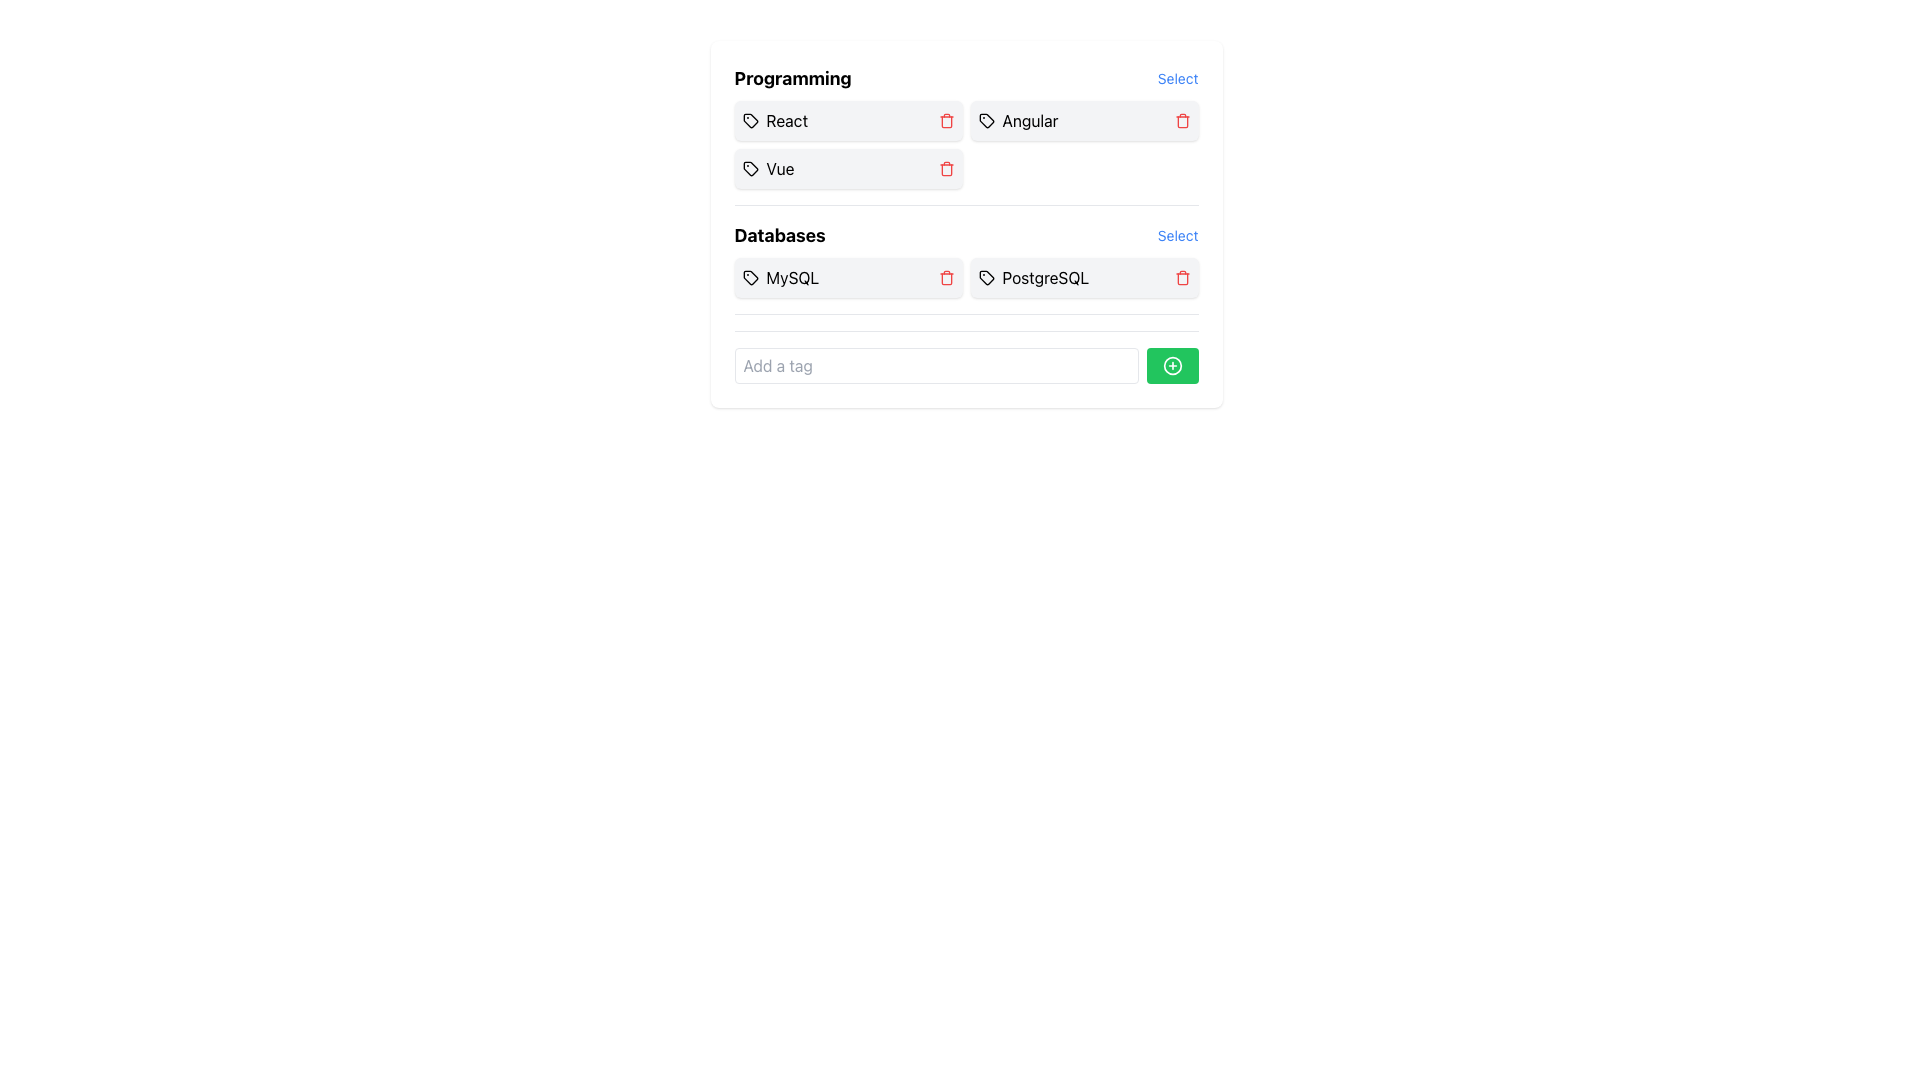 The width and height of the screenshot is (1920, 1080). I want to click on the first selectable tag option in the 'Programming' section for the React framework, so click(848, 120).